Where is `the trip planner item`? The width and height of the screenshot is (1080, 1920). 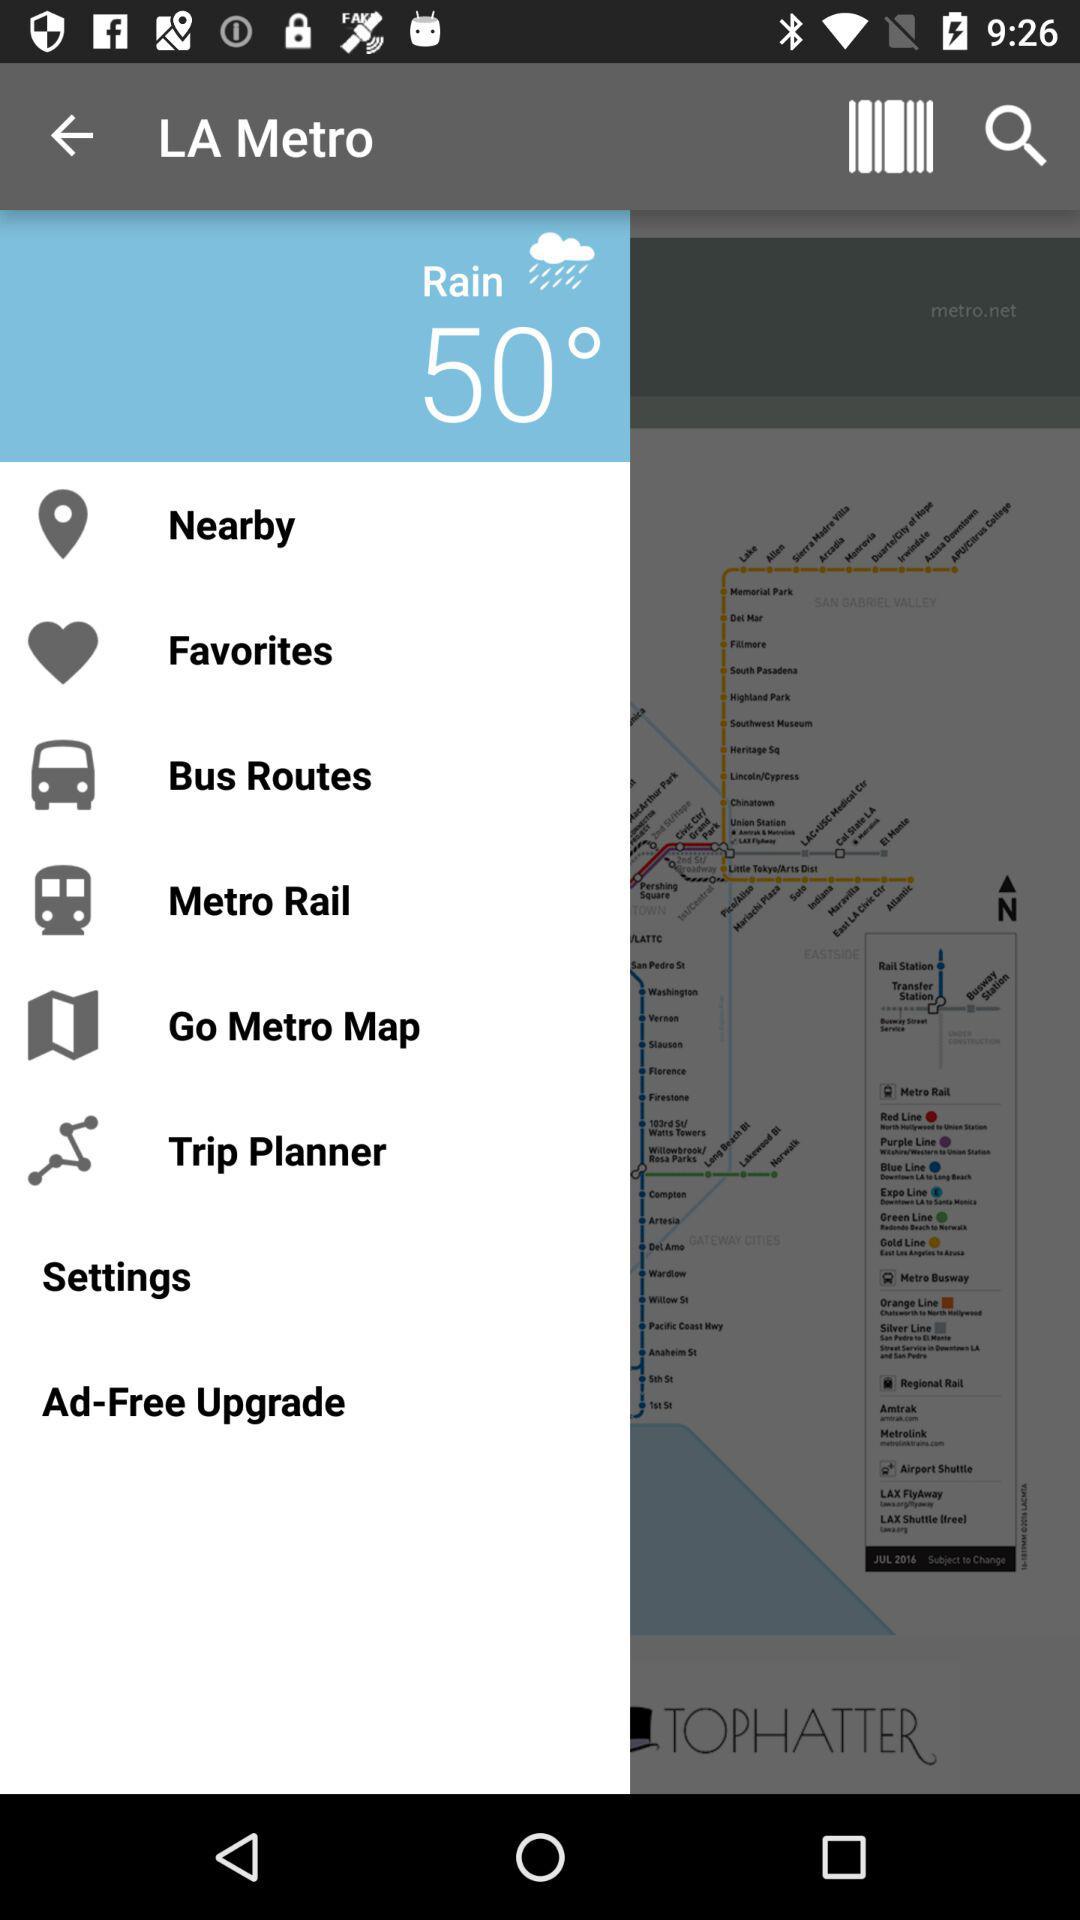 the trip planner item is located at coordinates (378, 1150).